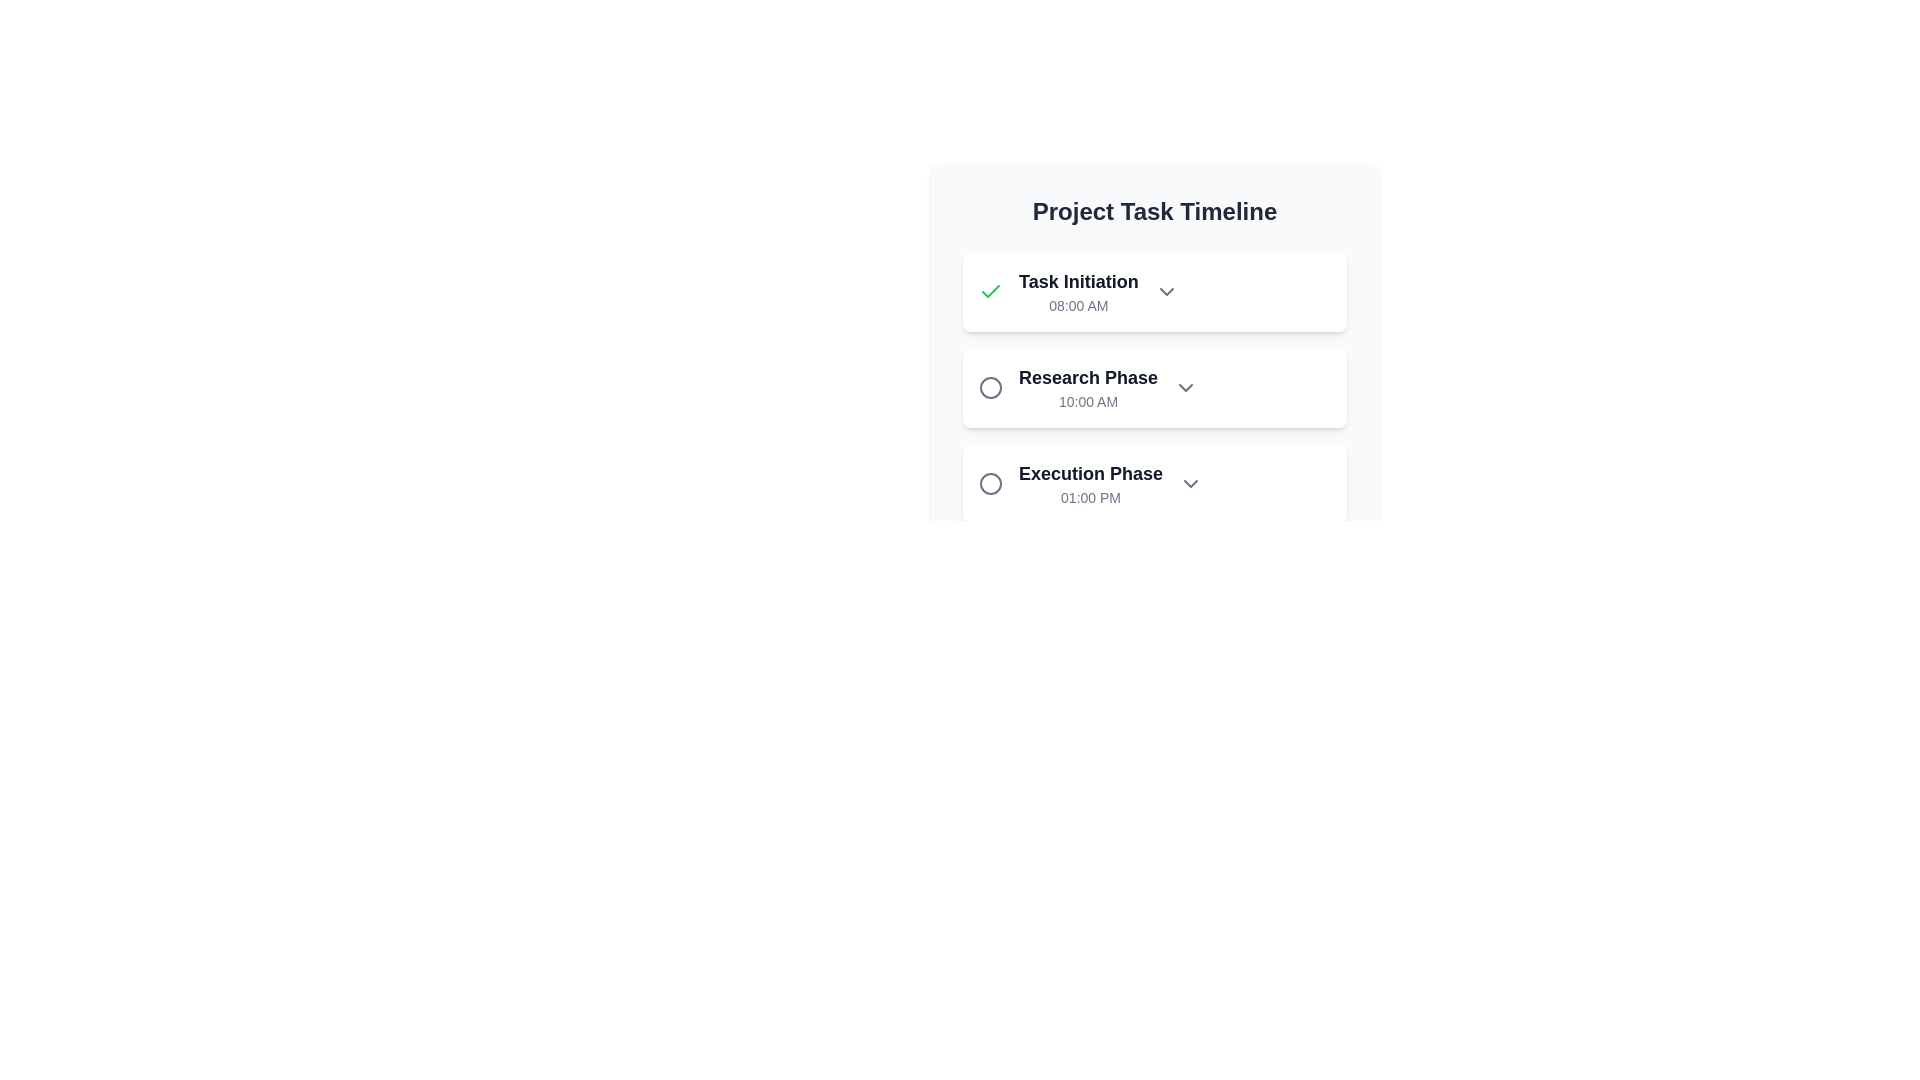 The width and height of the screenshot is (1920, 1080). I want to click on the green checkmark icon indicating a completed or selected state, located to the left of the text 'Task Initiation' and its time '08:00 AM' in the 'Project Task Timeline' list, so click(990, 292).